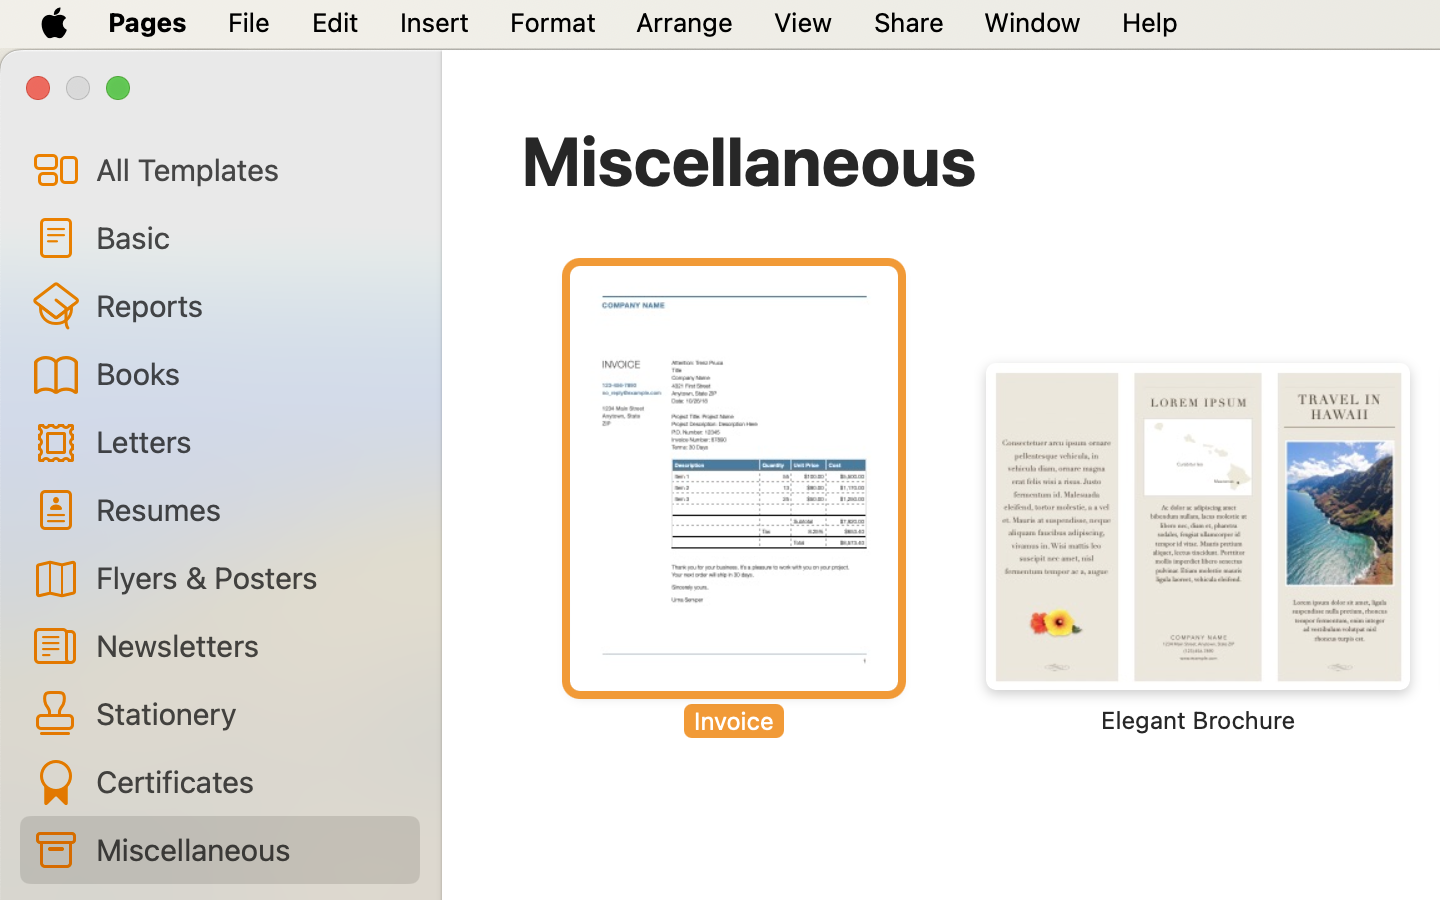  What do you see at coordinates (248, 508) in the screenshot?
I see `'Resumes'` at bounding box center [248, 508].